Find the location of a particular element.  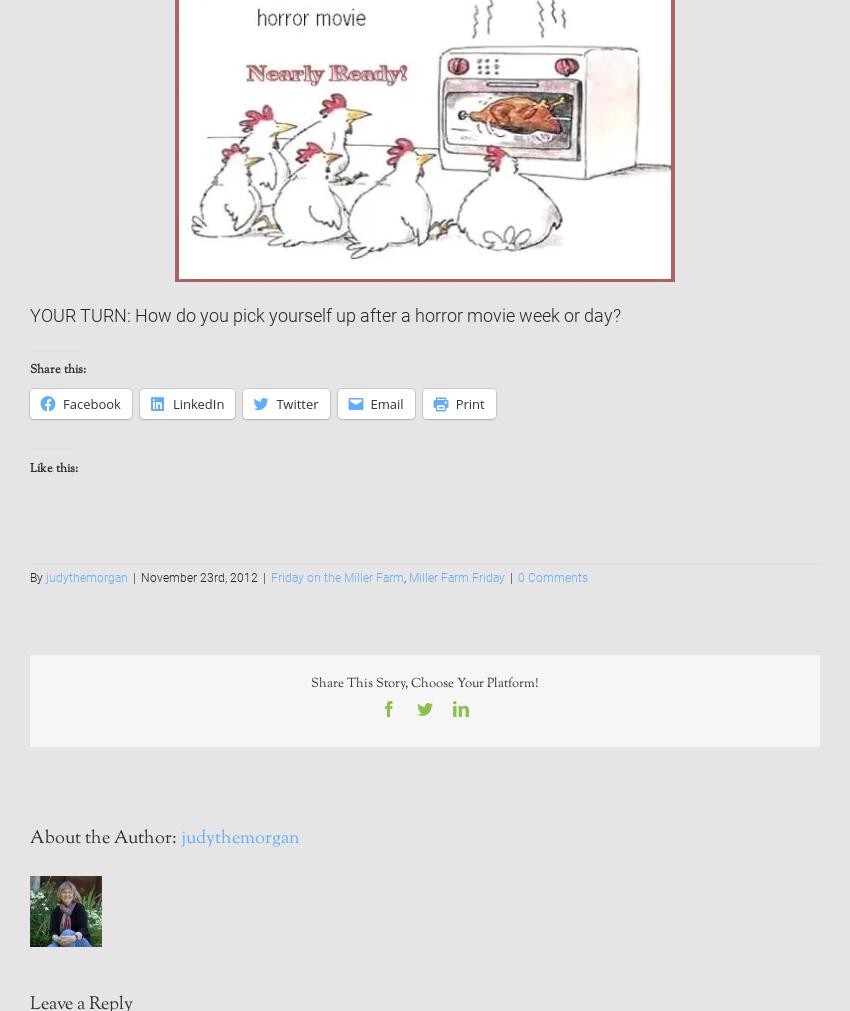

'Twitter' is located at coordinates (295, 402).